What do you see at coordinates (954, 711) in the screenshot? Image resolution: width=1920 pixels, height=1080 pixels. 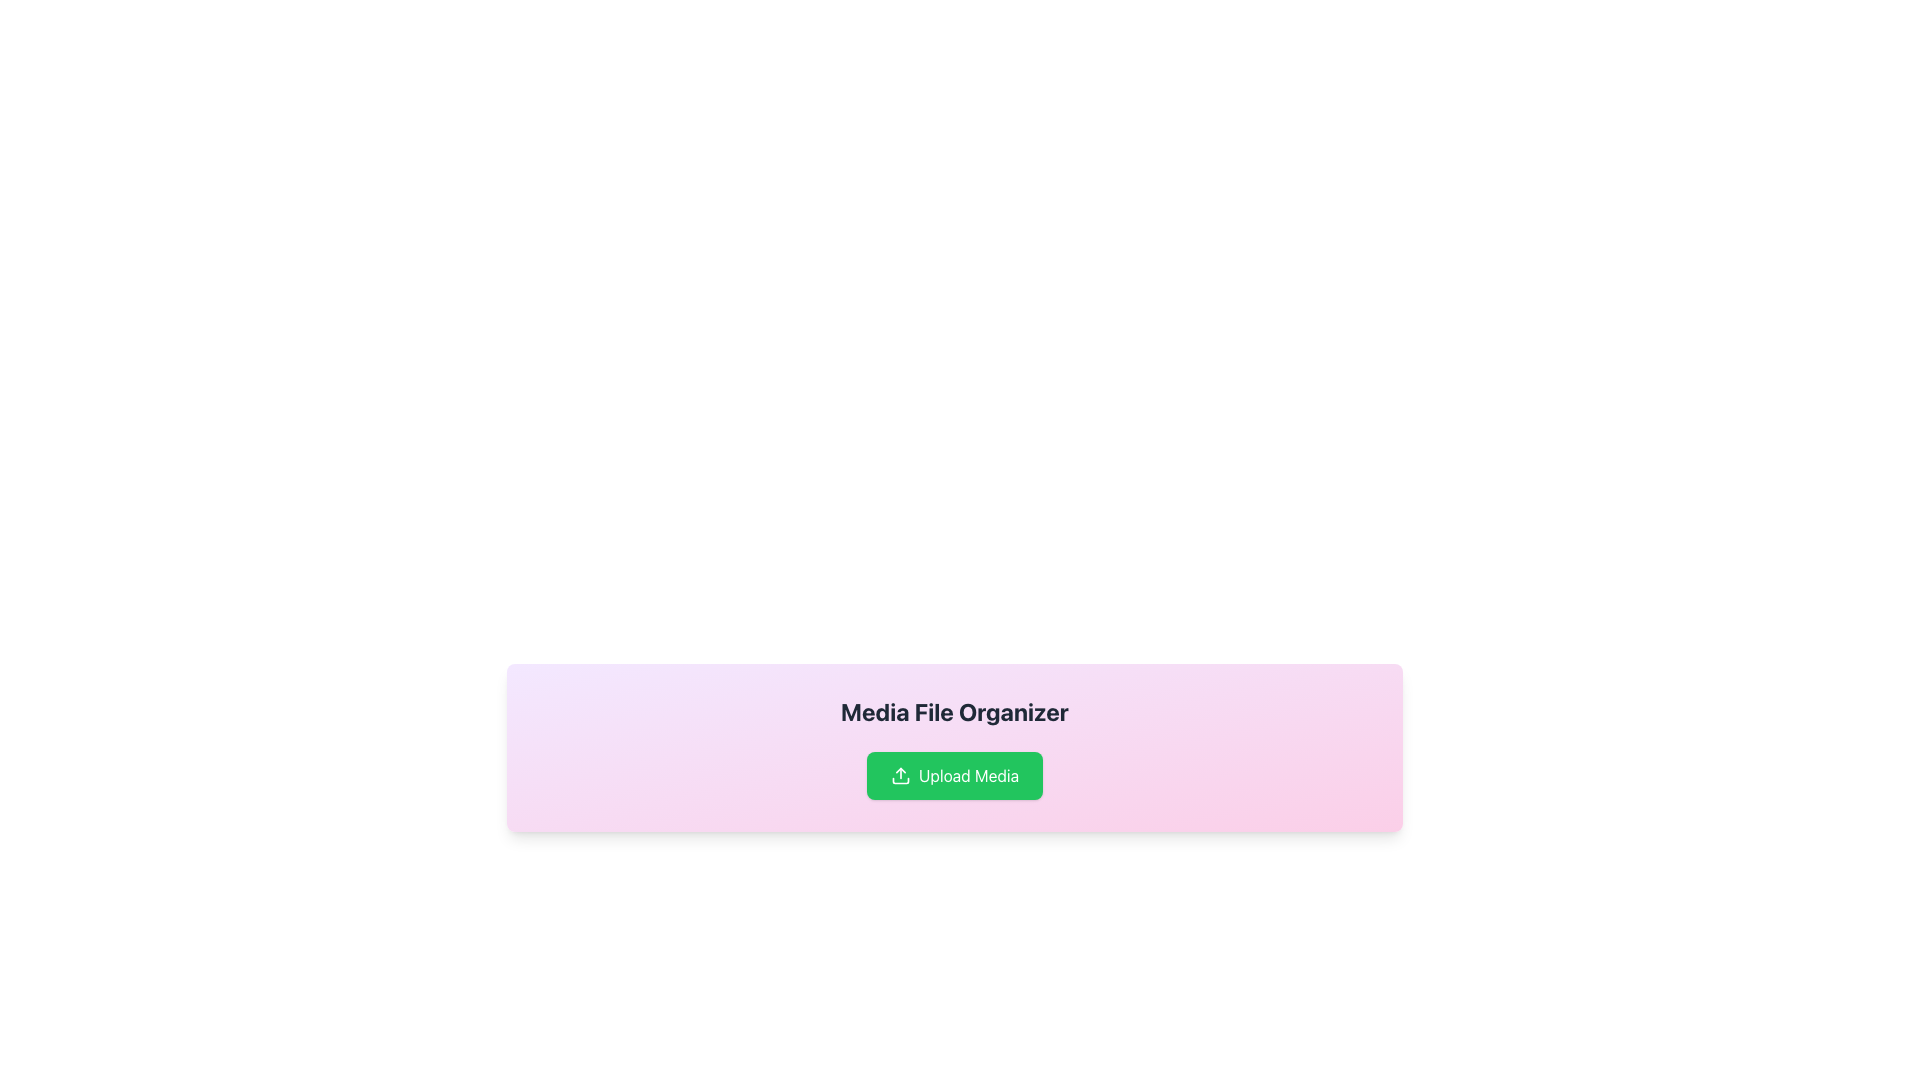 I see `the Text Header that serves as the title for the section, located centrally above the 'Upload Media' button` at bounding box center [954, 711].